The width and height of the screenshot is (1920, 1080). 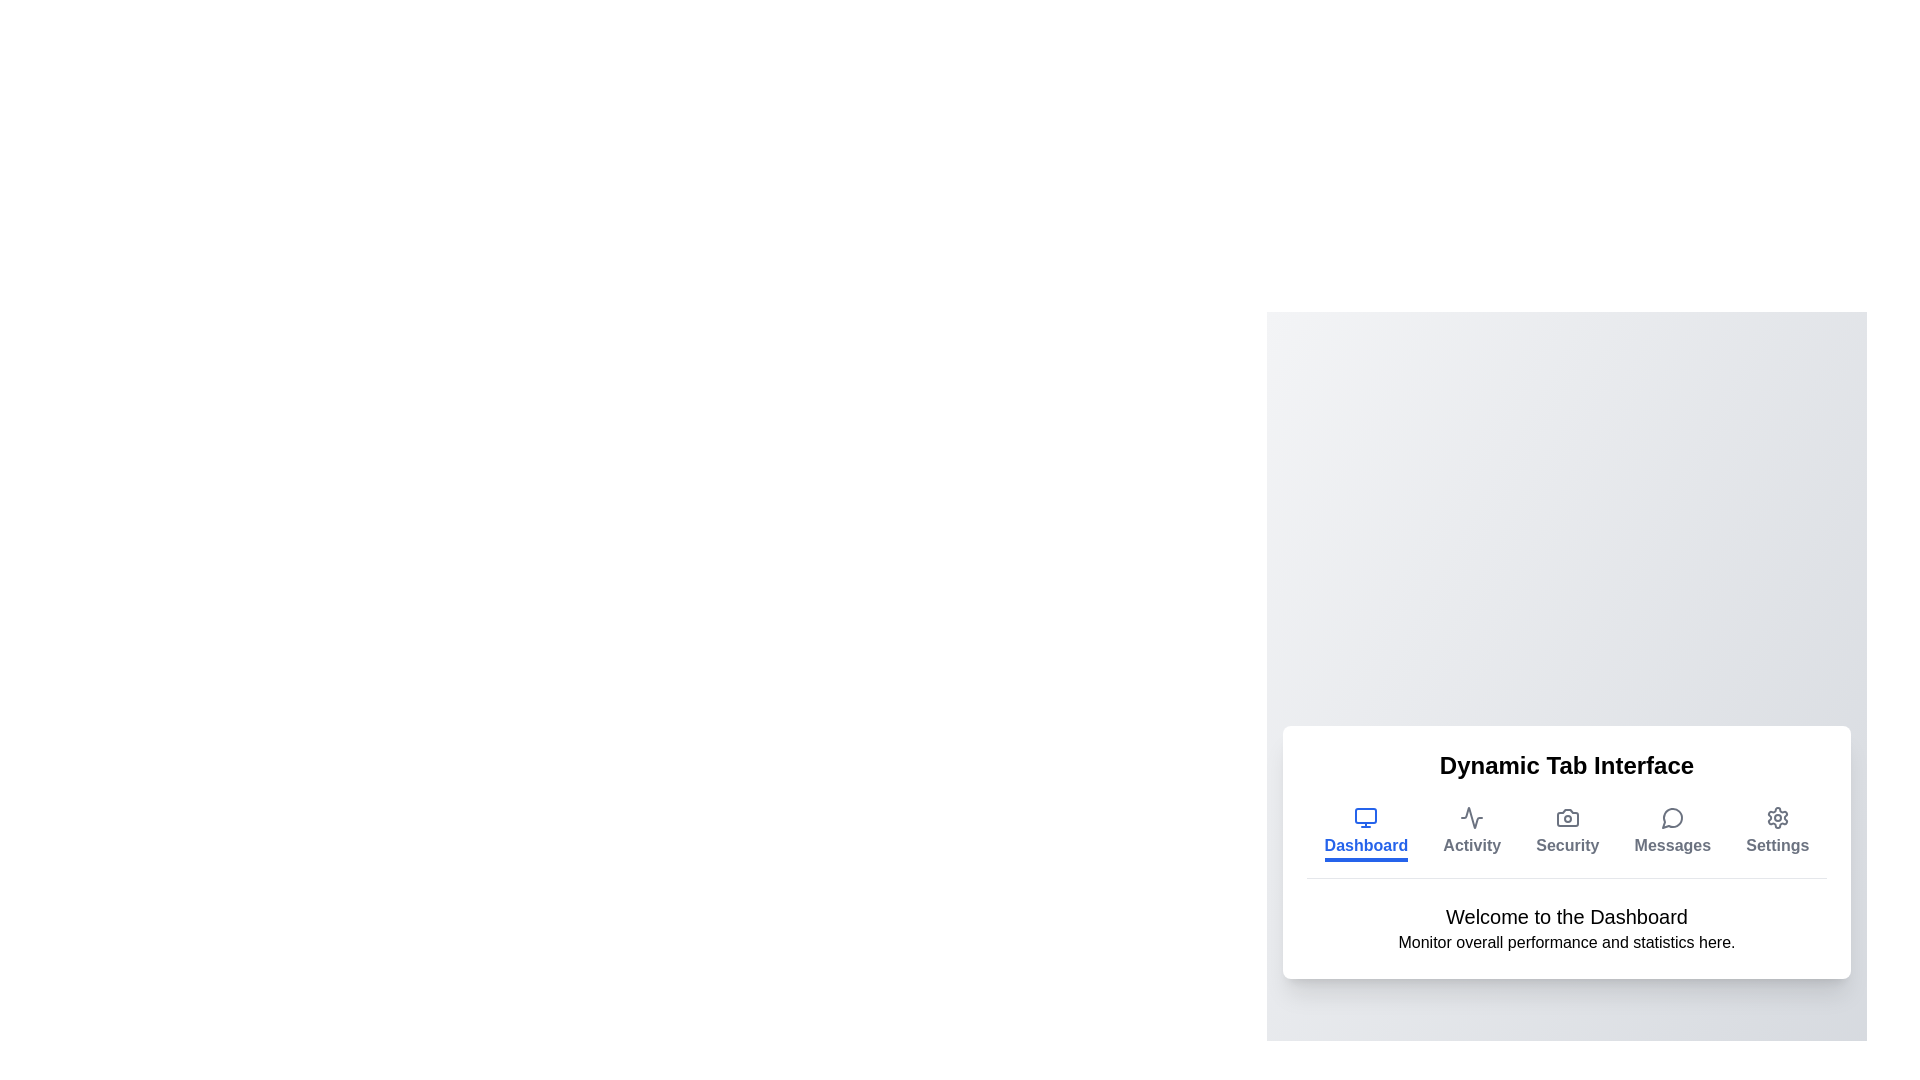 What do you see at coordinates (1566, 833) in the screenshot?
I see `the 'Security' button, which is a gray text button with a camera icon, located in the third position of the horizontal navigation menu` at bounding box center [1566, 833].